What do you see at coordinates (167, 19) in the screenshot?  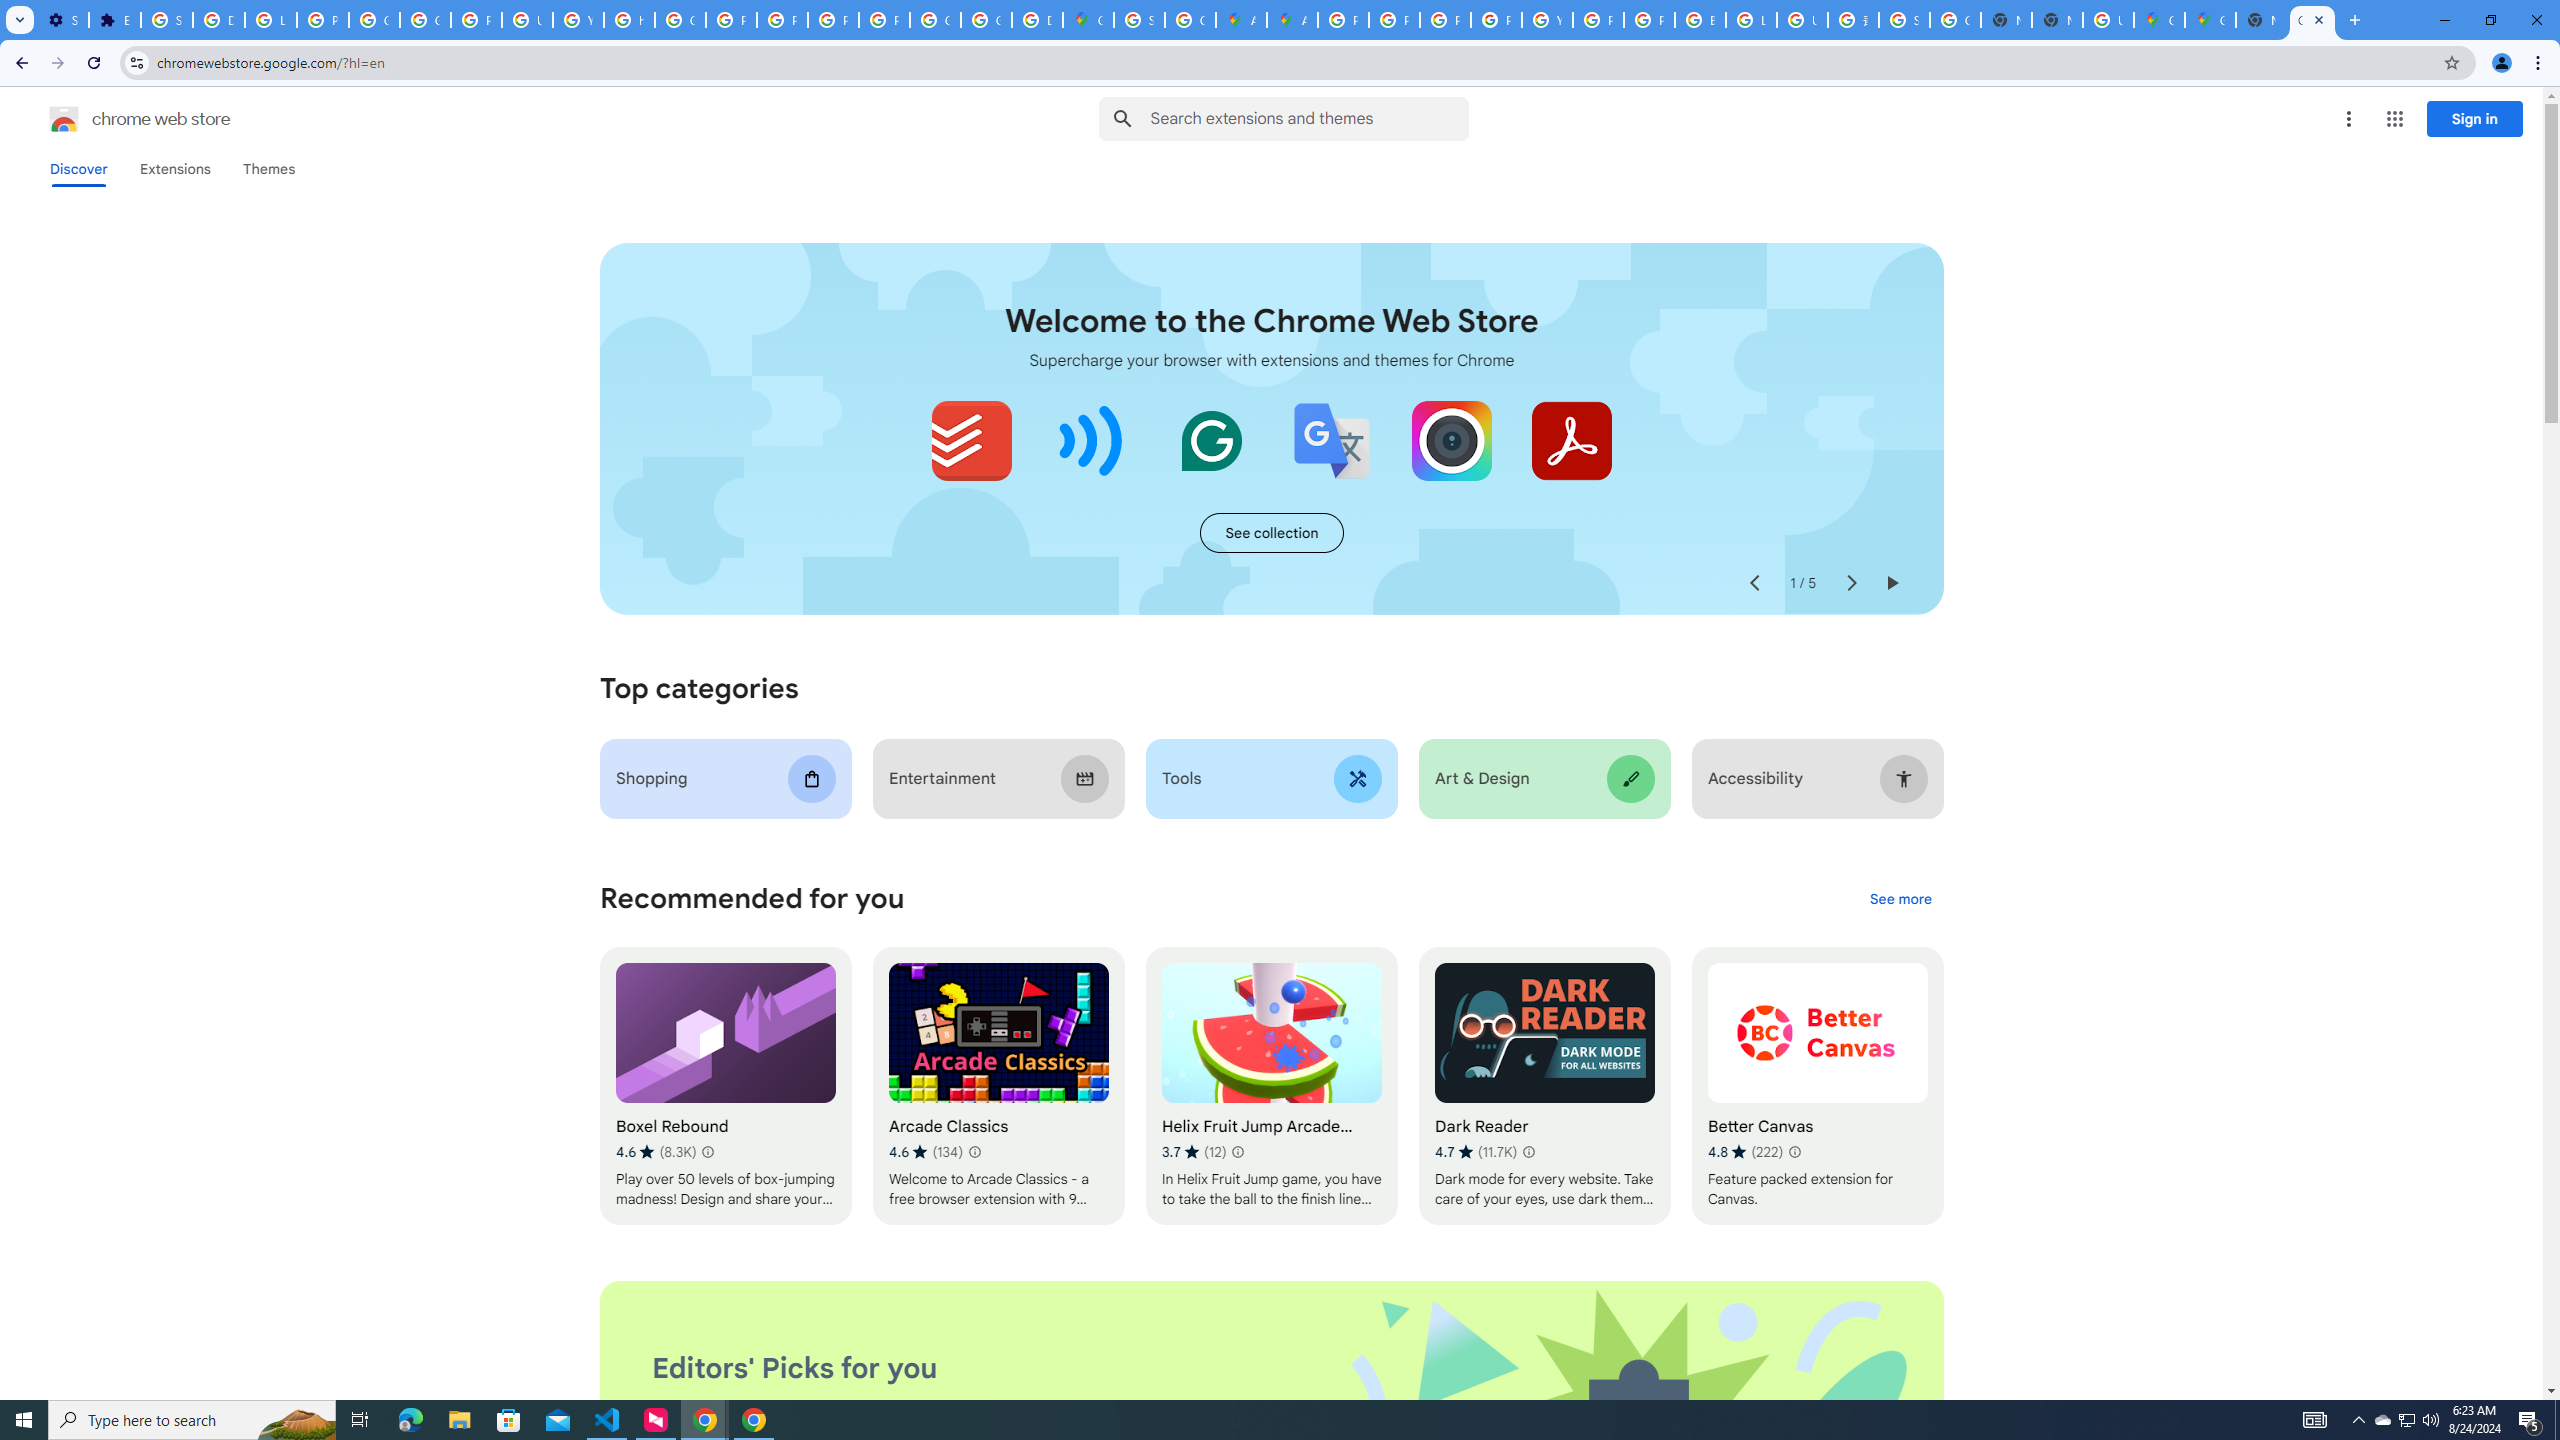 I see `'Sign in - Google Accounts'` at bounding box center [167, 19].